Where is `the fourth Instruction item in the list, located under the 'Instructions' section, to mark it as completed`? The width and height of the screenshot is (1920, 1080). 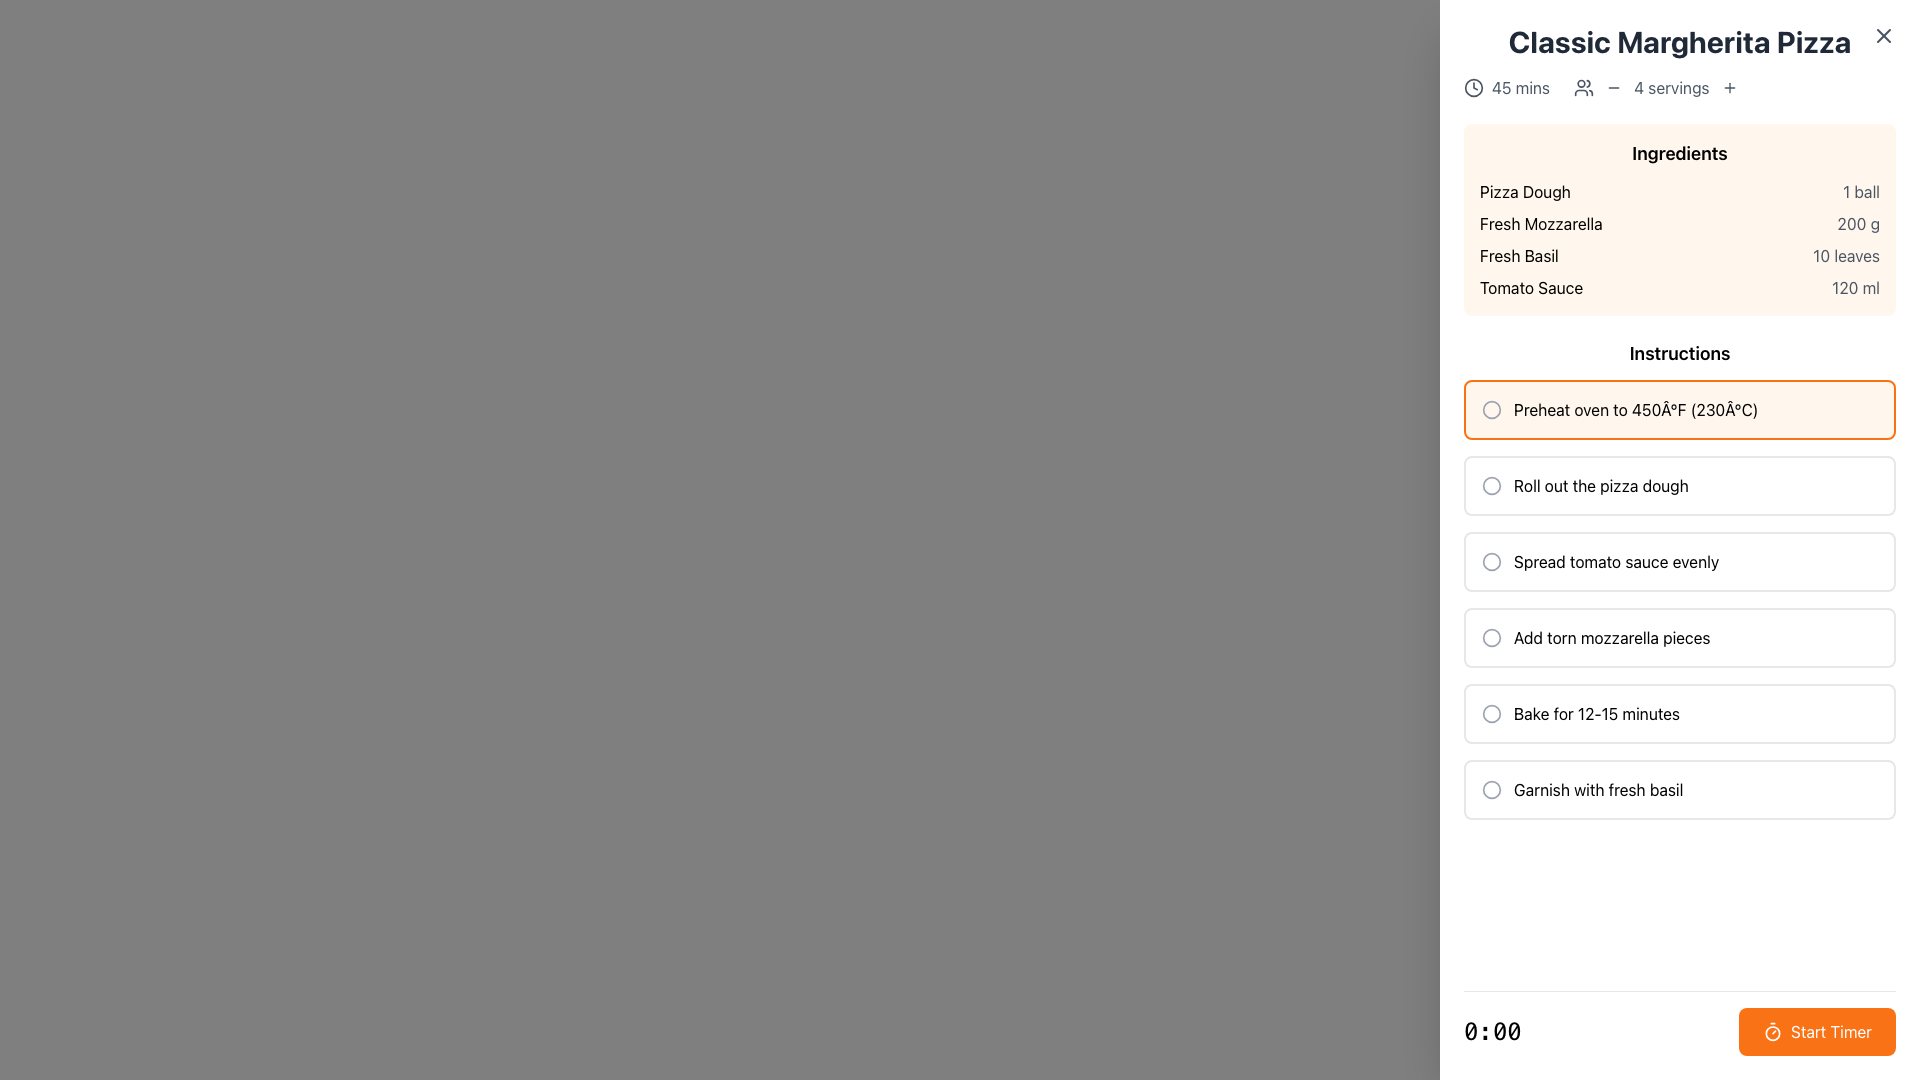 the fourth Instruction item in the list, located under the 'Instructions' section, to mark it as completed is located at coordinates (1680, 637).